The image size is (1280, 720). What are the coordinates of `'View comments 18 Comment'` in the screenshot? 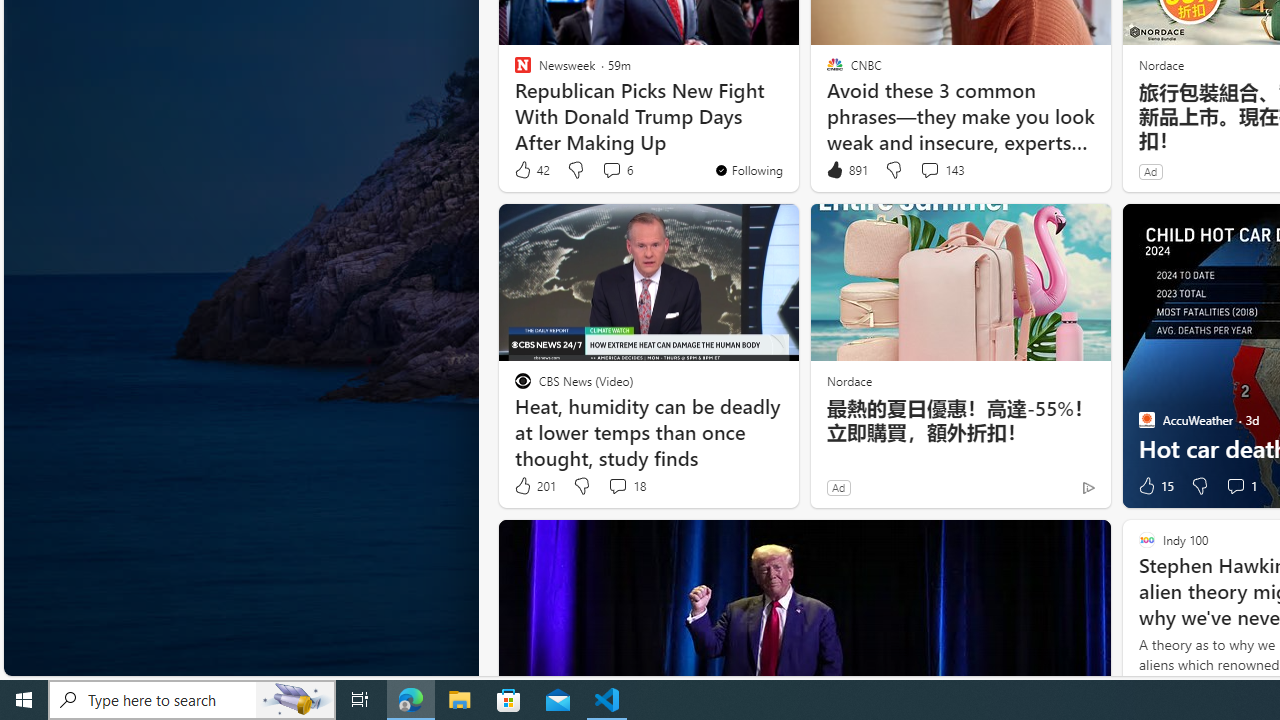 It's located at (616, 486).